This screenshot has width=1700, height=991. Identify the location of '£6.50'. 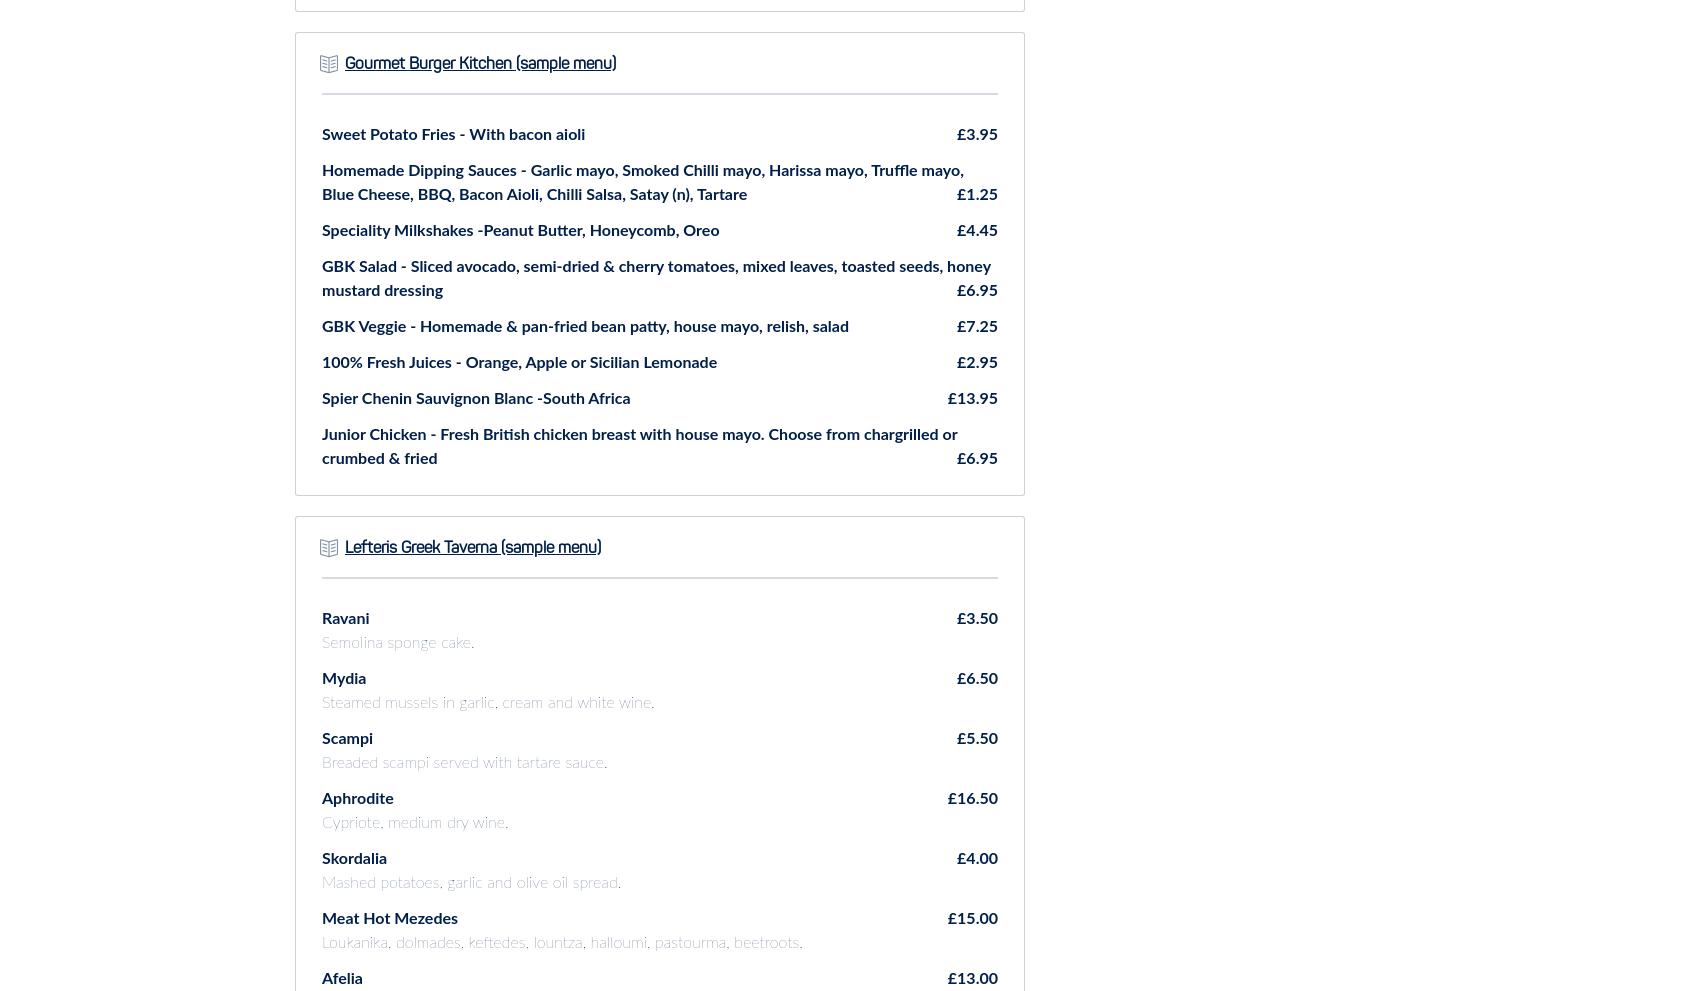
(956, 678).